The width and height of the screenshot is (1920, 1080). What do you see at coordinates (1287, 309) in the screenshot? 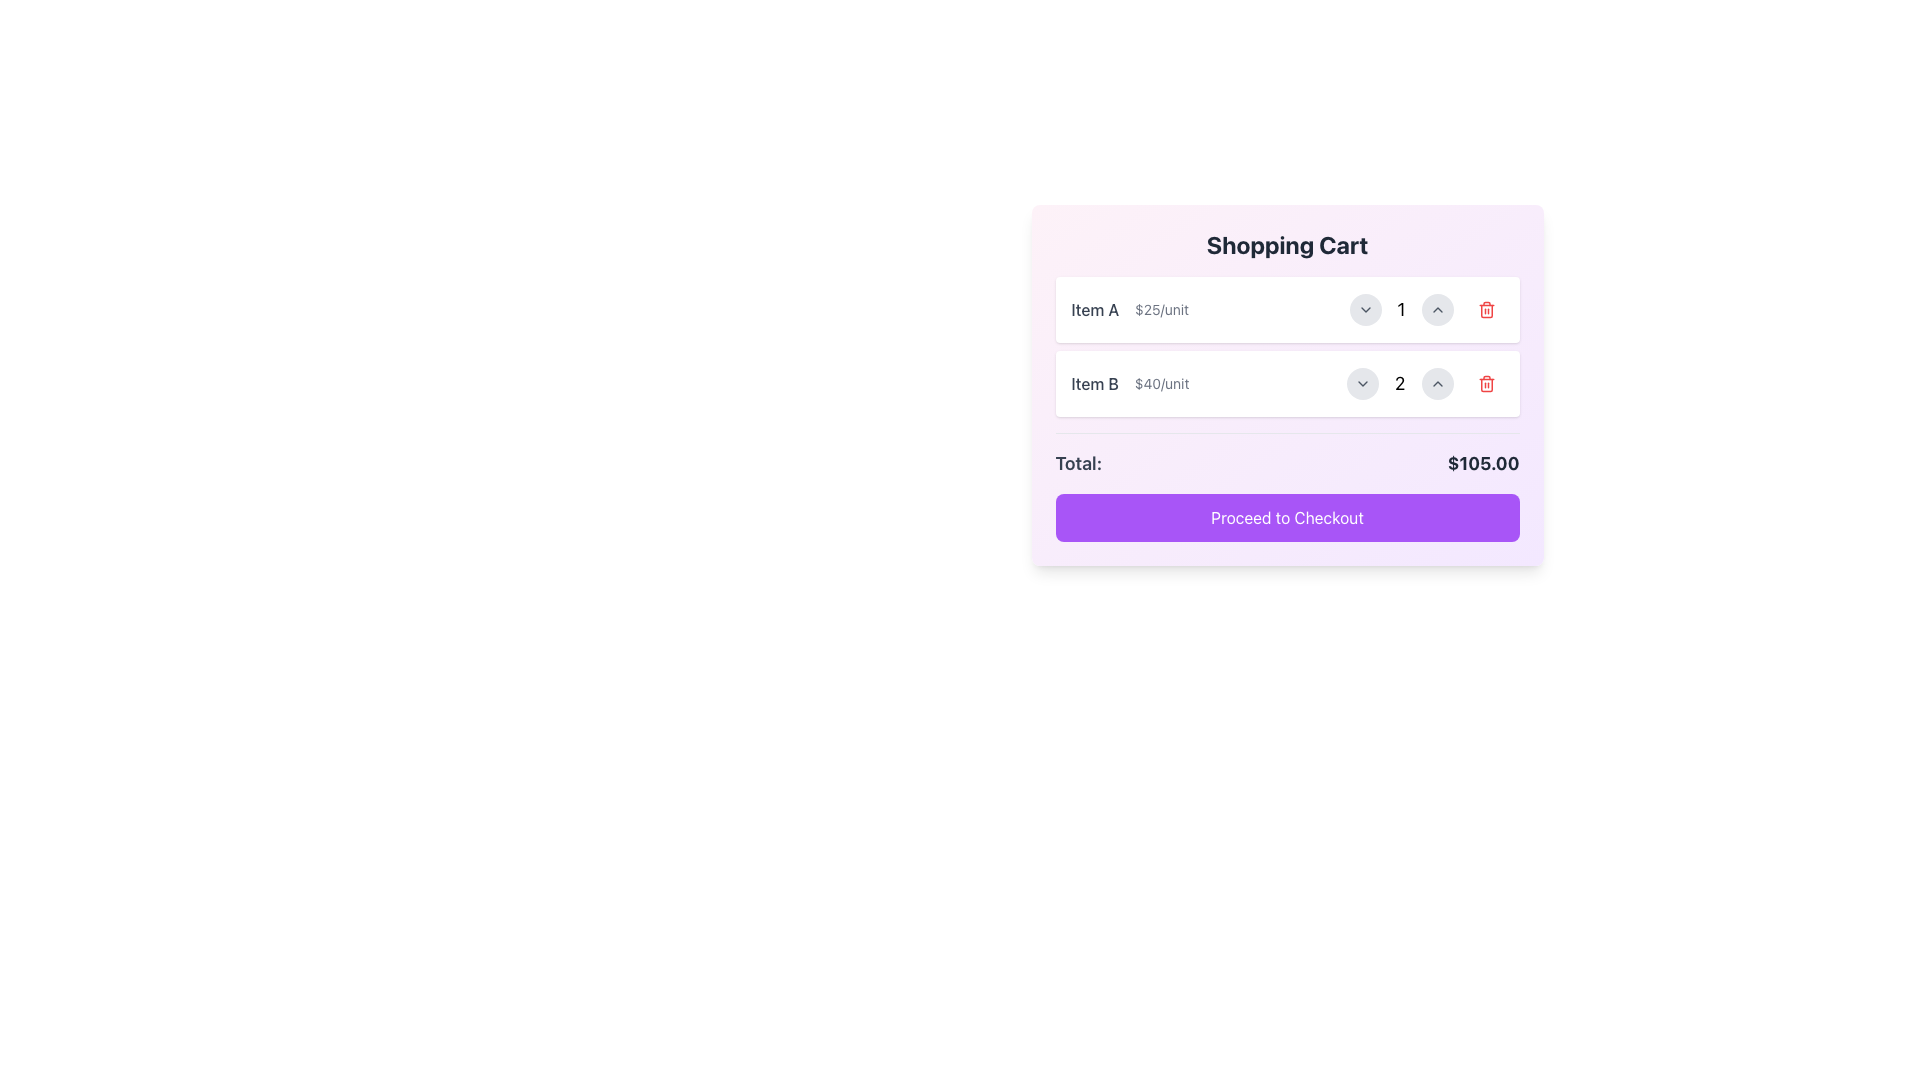
I see `the first item in the shopping cart list, which displays details and allows quantity adjustment or removal` at bounding box center [1287, 309].